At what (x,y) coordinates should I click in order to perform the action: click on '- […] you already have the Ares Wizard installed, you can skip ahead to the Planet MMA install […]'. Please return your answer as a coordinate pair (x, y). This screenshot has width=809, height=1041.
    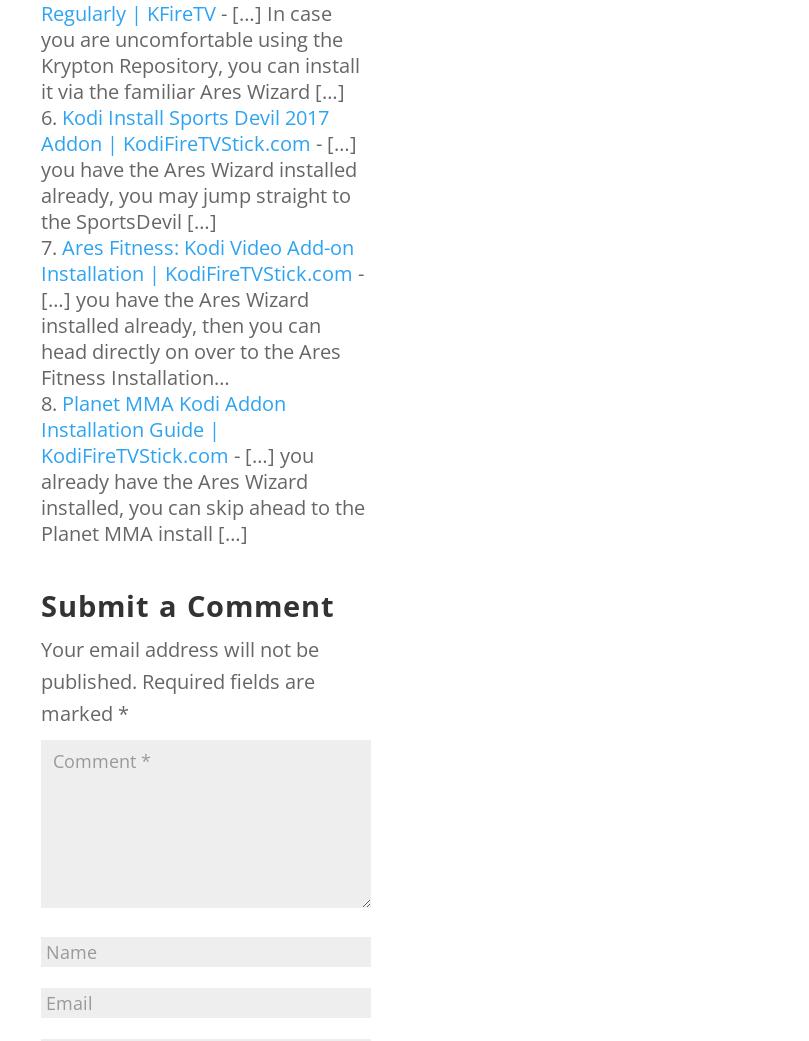
    Looking at the image, I should click on (201, 492).